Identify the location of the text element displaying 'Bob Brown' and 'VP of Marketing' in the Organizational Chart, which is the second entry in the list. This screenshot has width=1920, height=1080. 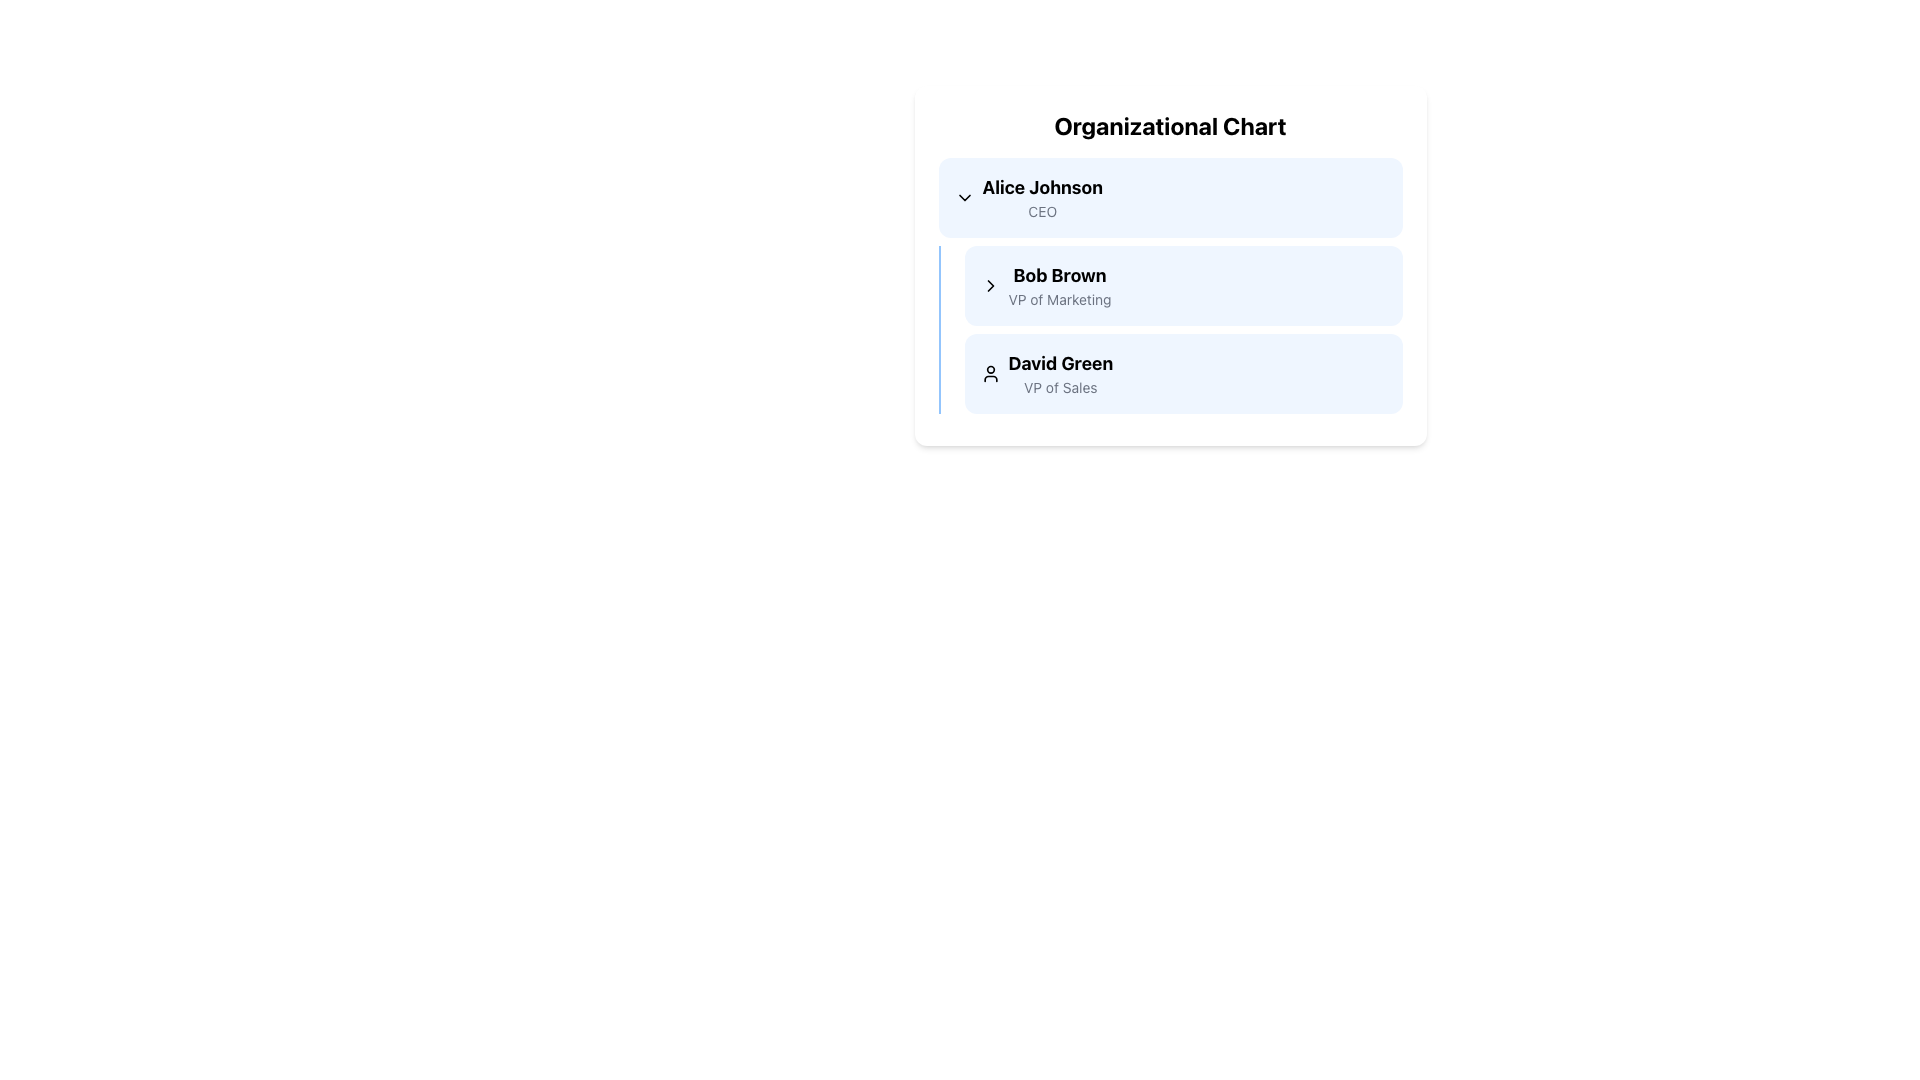
(1059, 285).